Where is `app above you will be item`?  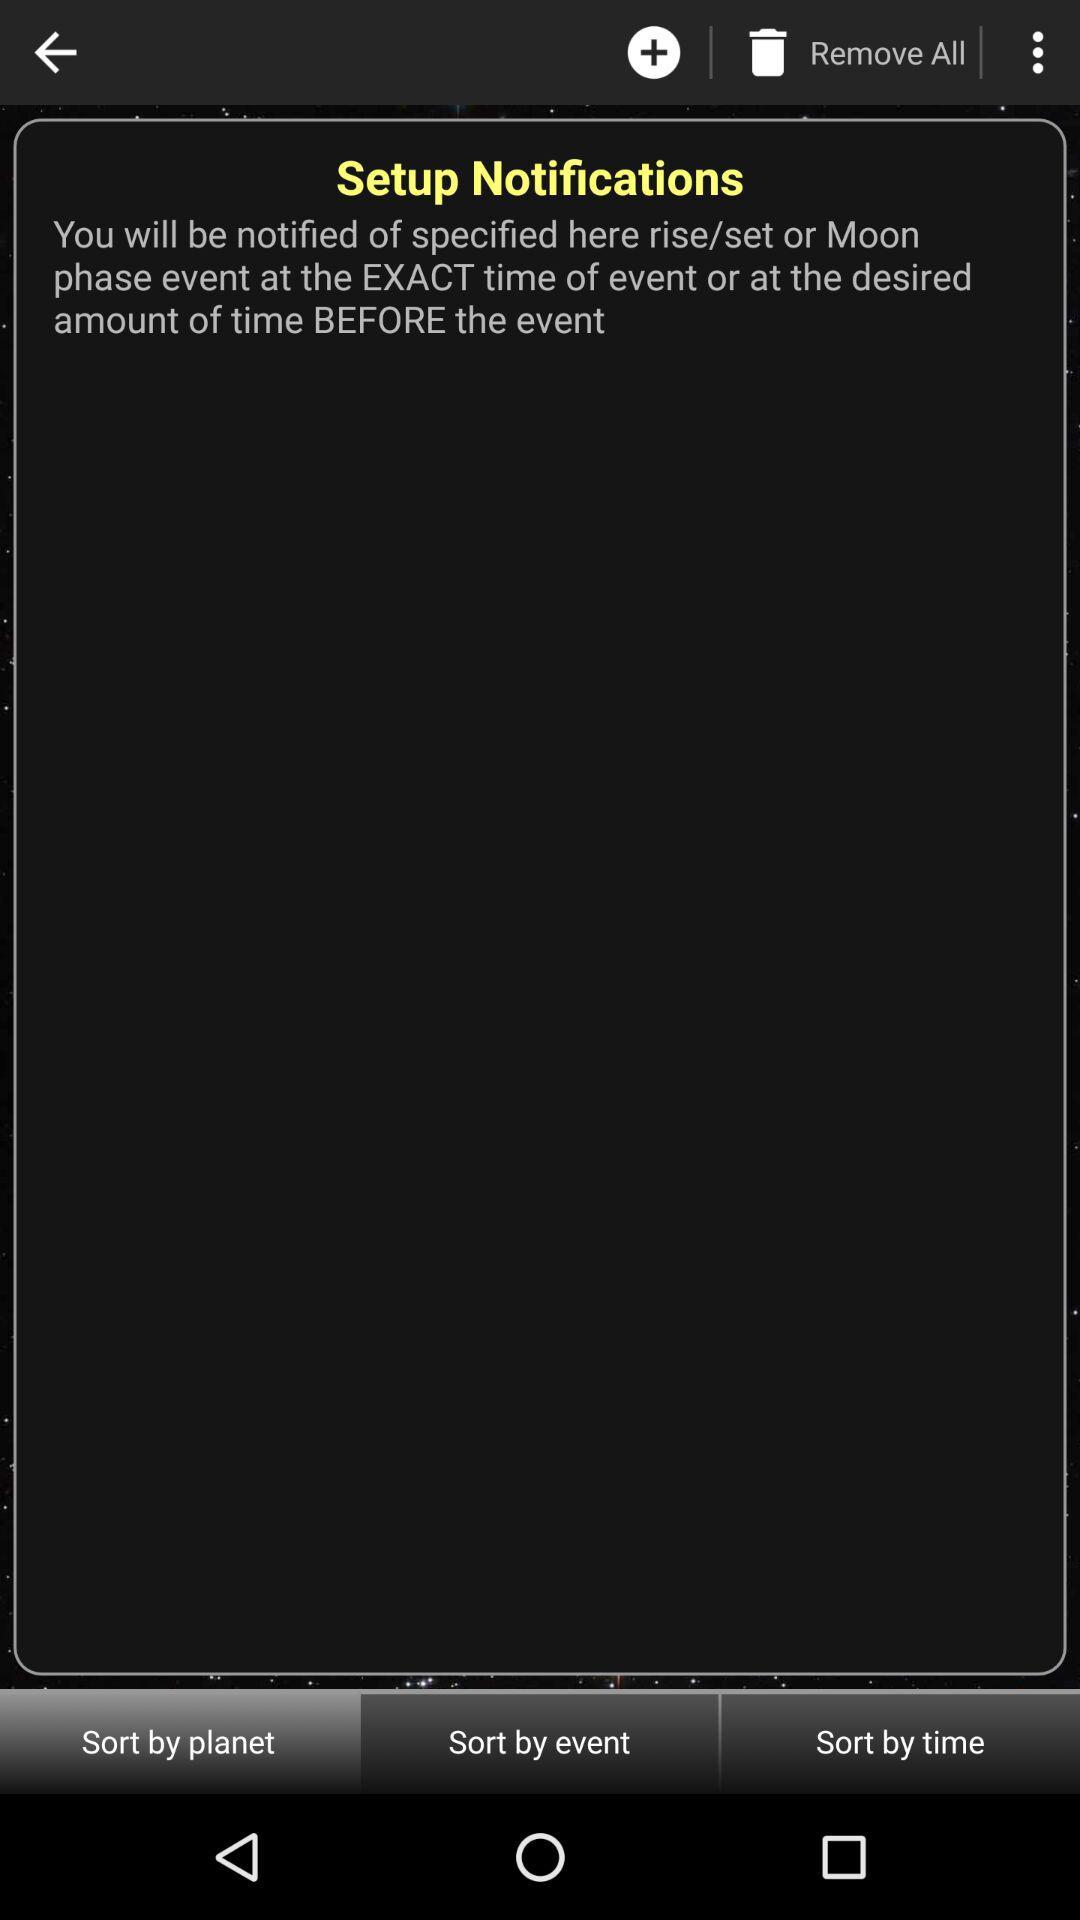
app above you will be item is located at coordinates (886, 52).